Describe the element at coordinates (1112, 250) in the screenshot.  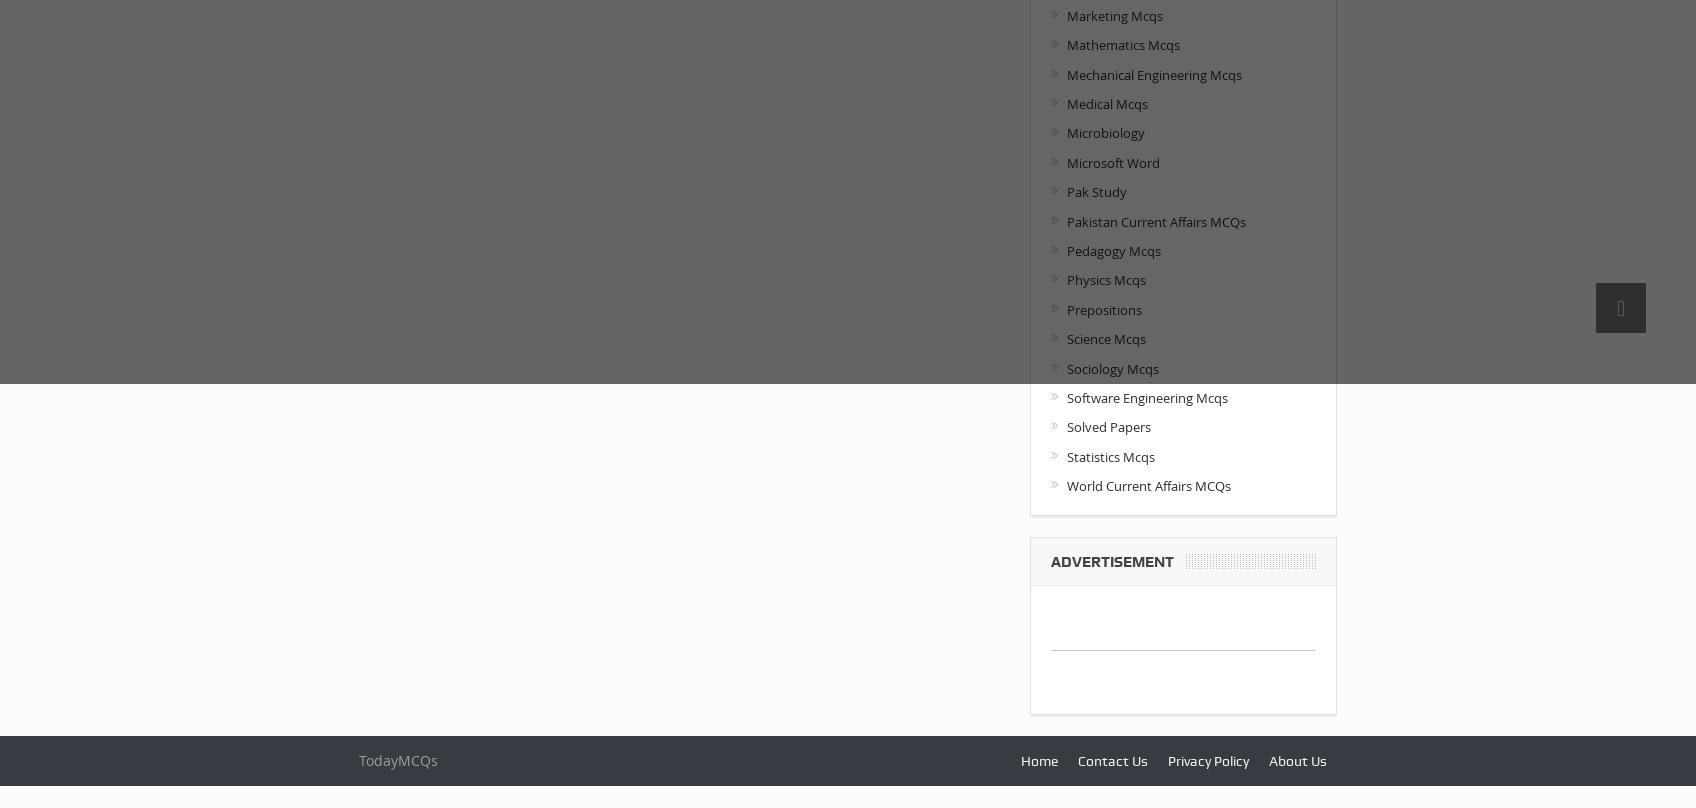
I see `'Pedagogy Mcqs'` at that location.